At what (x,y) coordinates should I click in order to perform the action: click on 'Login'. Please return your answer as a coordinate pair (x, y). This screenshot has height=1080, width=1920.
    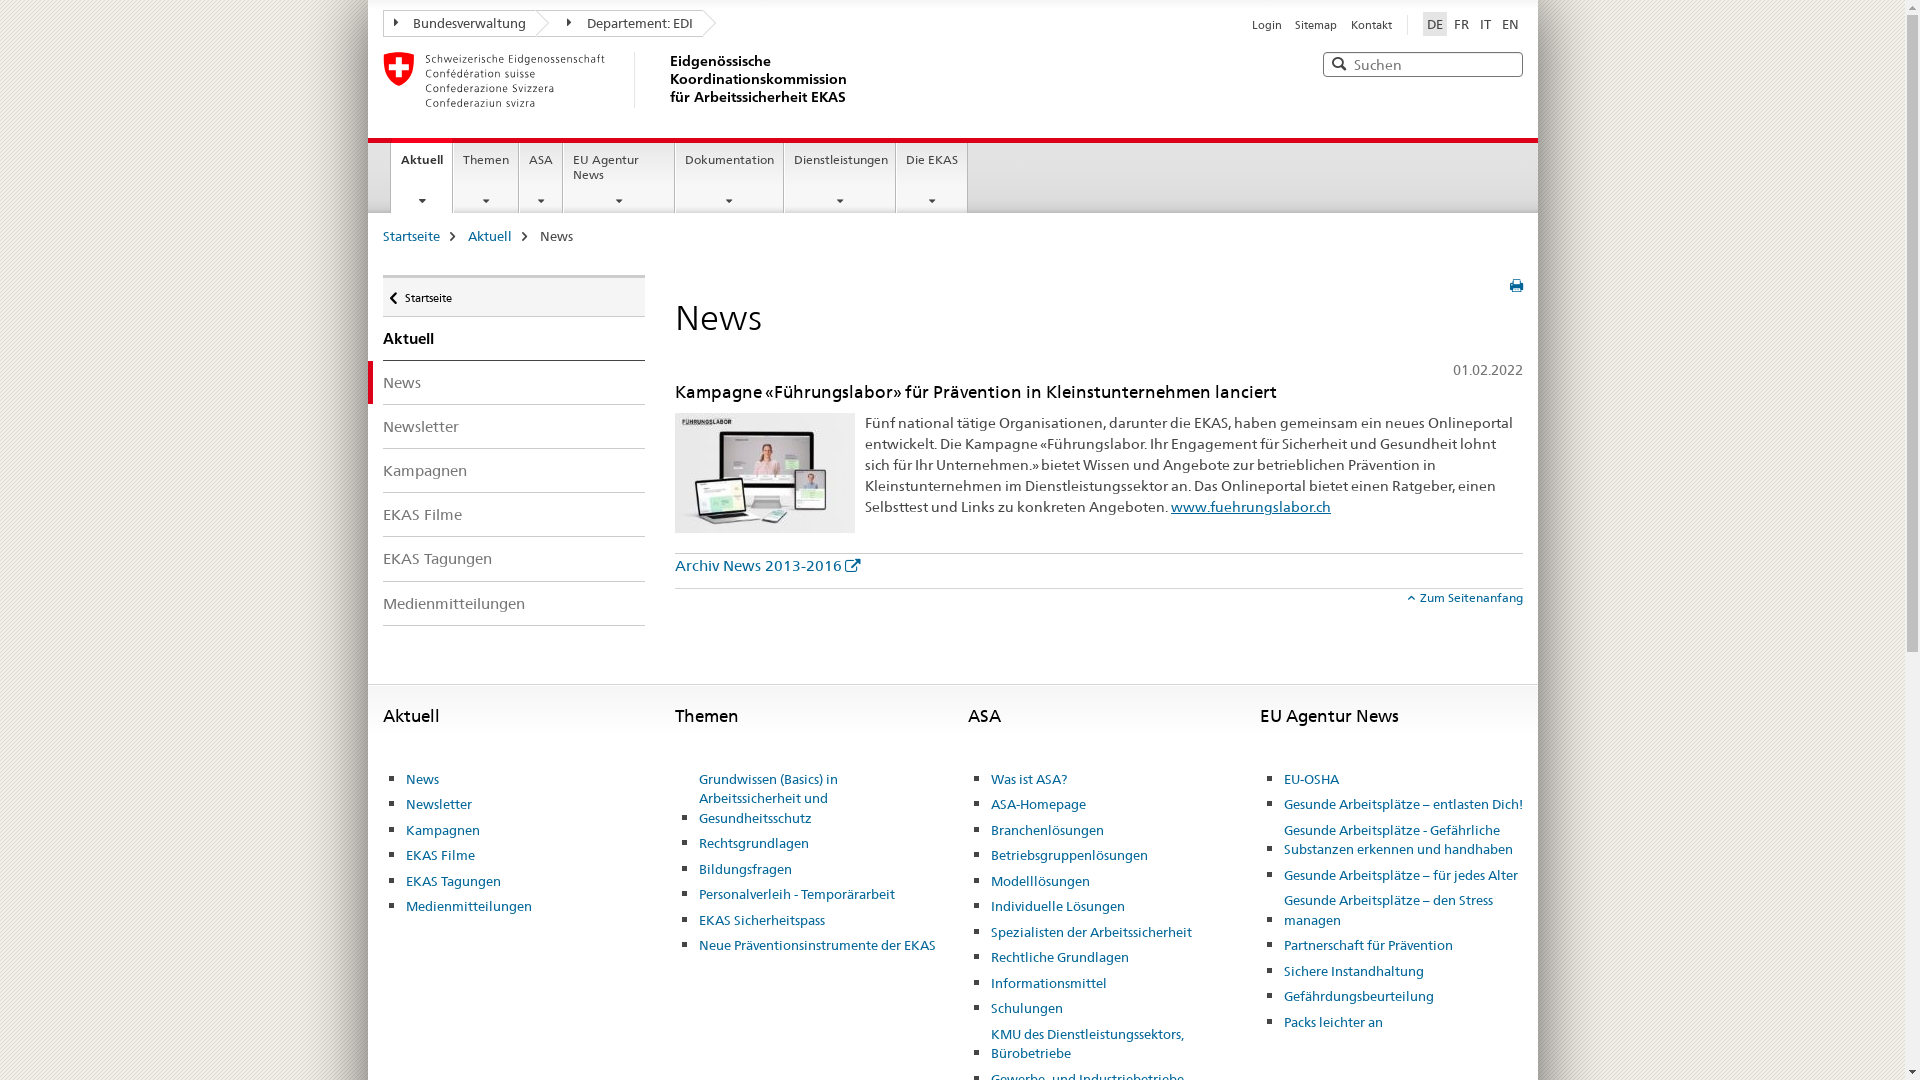
    Looking at the image, I should click on (1266, 24).